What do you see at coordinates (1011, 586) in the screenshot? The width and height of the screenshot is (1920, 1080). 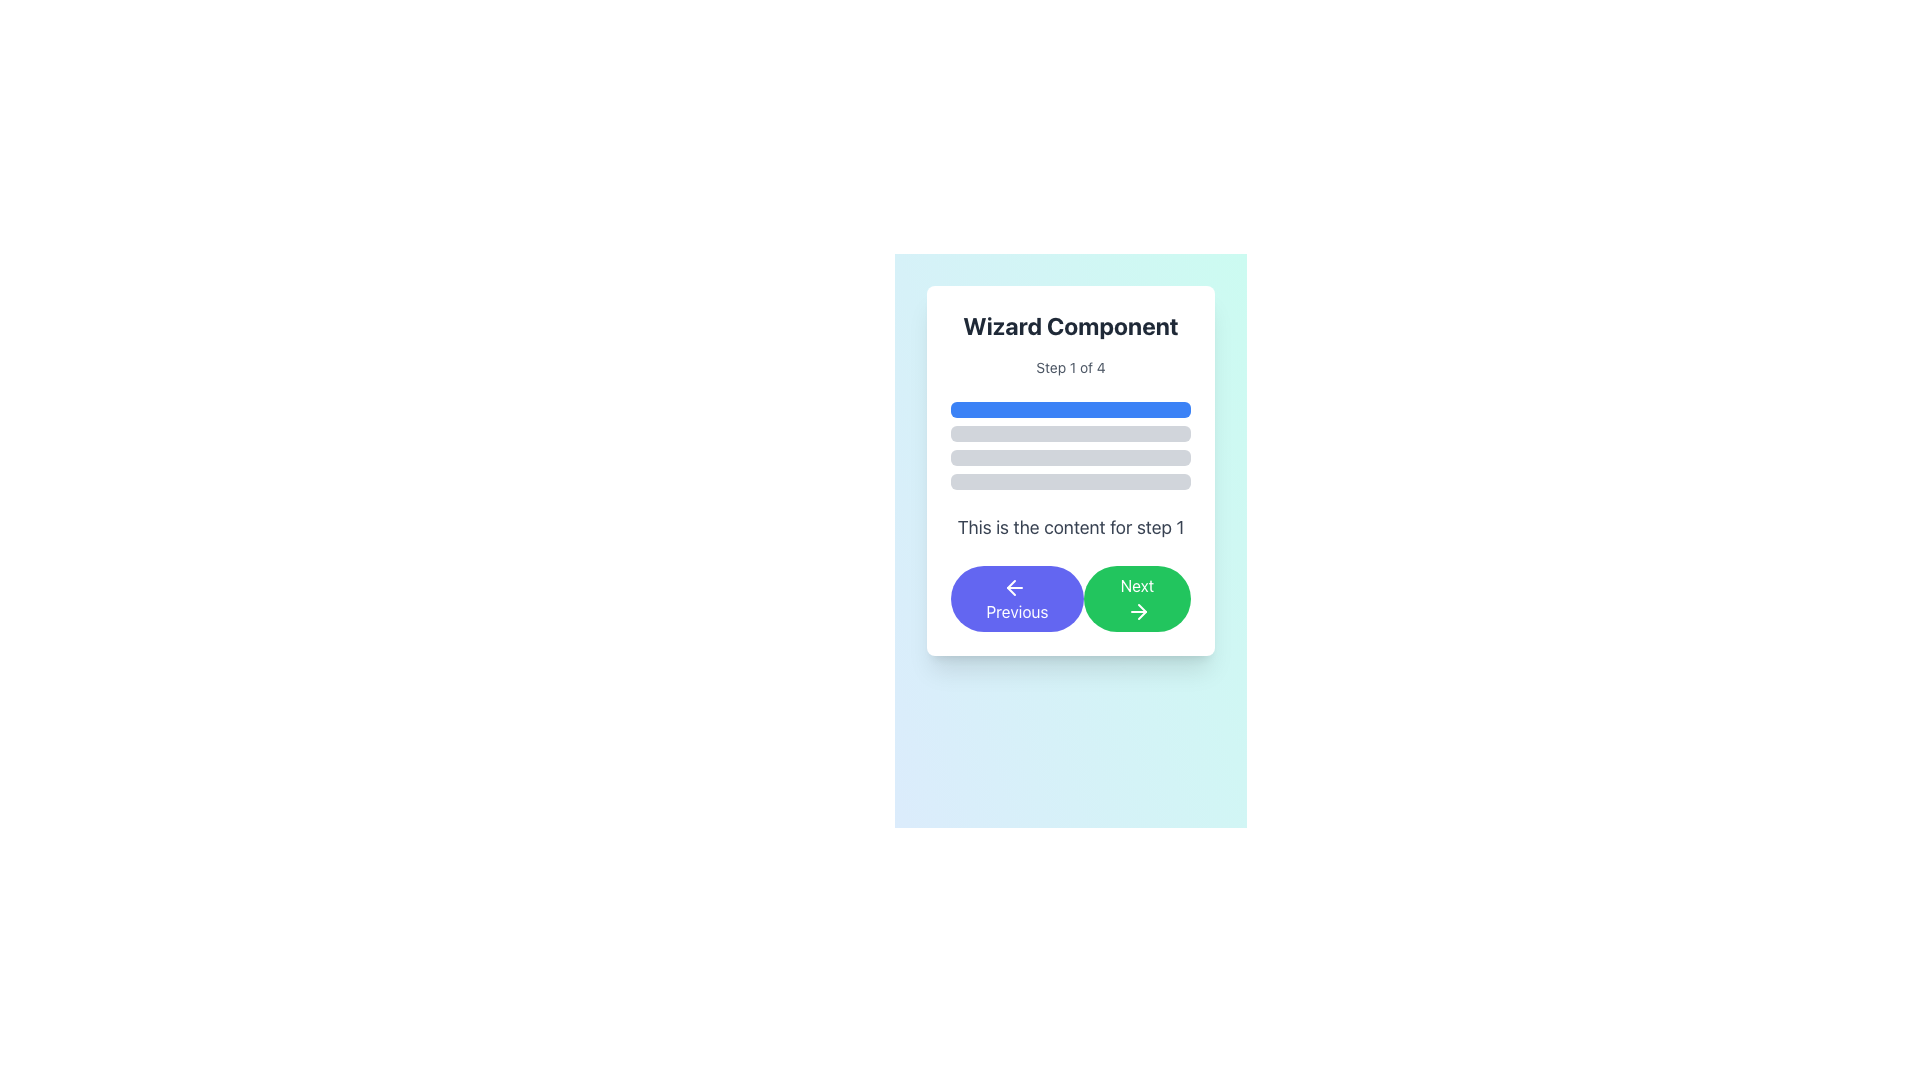 I see `the left-pointing arrow icon embedded inside the 'Previous' button located at the bottom of the card layout` at bounding box center [1011, 586].